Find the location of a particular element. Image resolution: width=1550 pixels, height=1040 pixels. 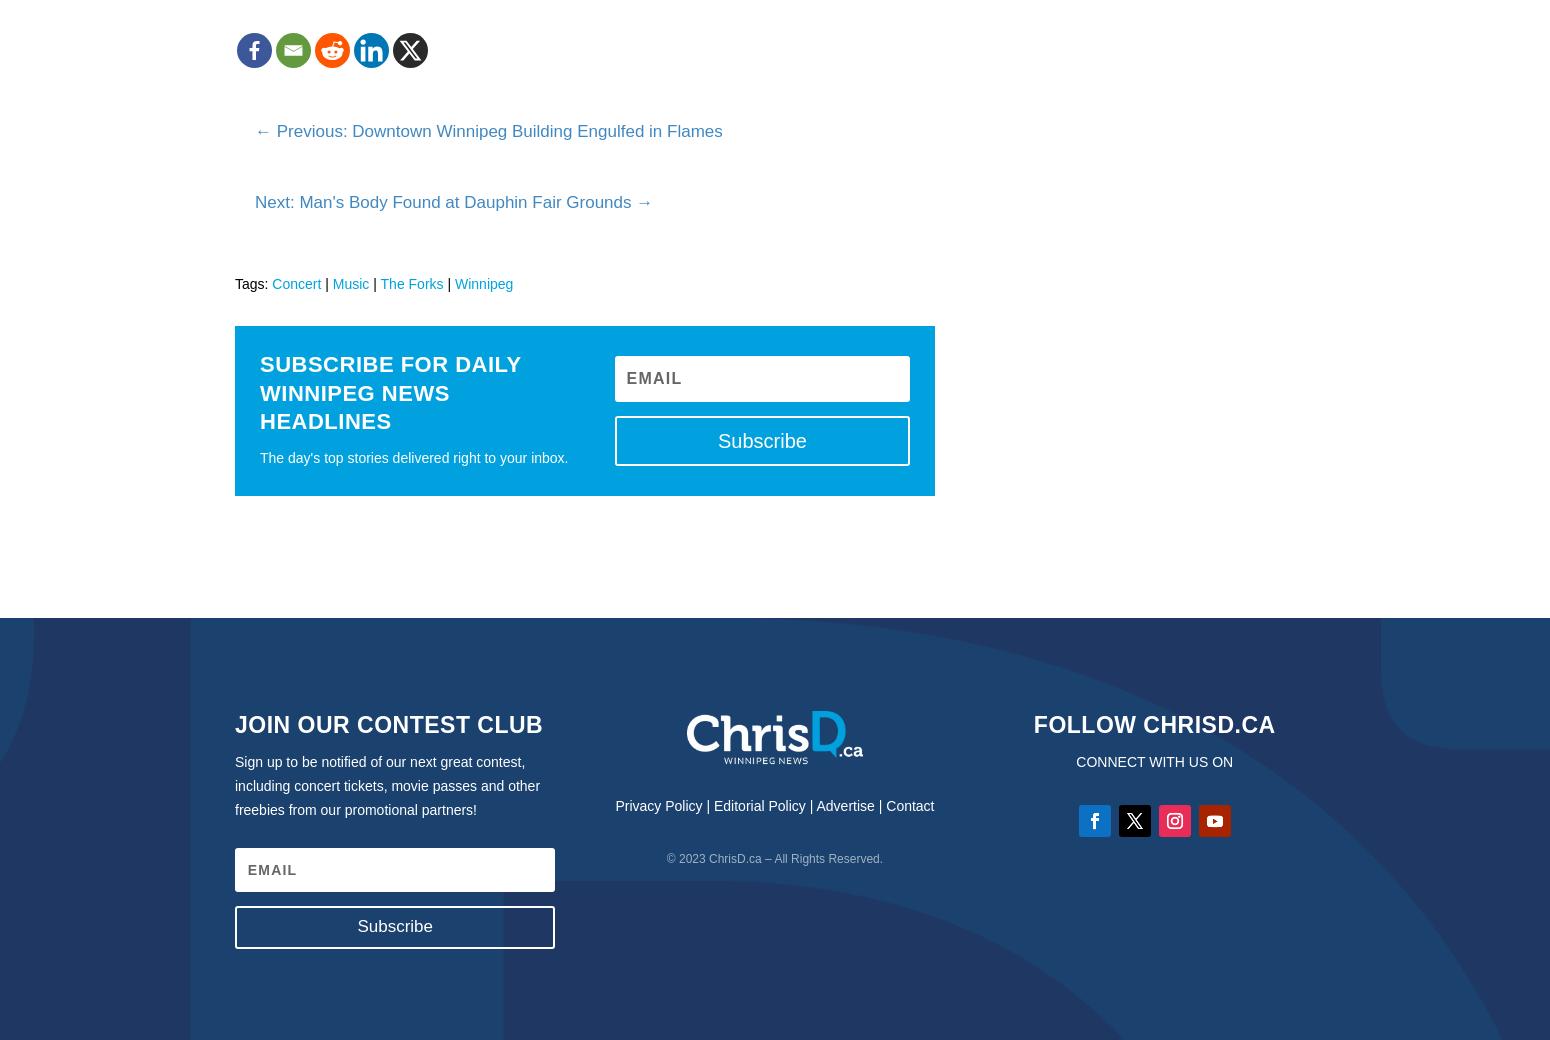

'Follow ChrisD.ca' is located at coordinates (1152, 724).